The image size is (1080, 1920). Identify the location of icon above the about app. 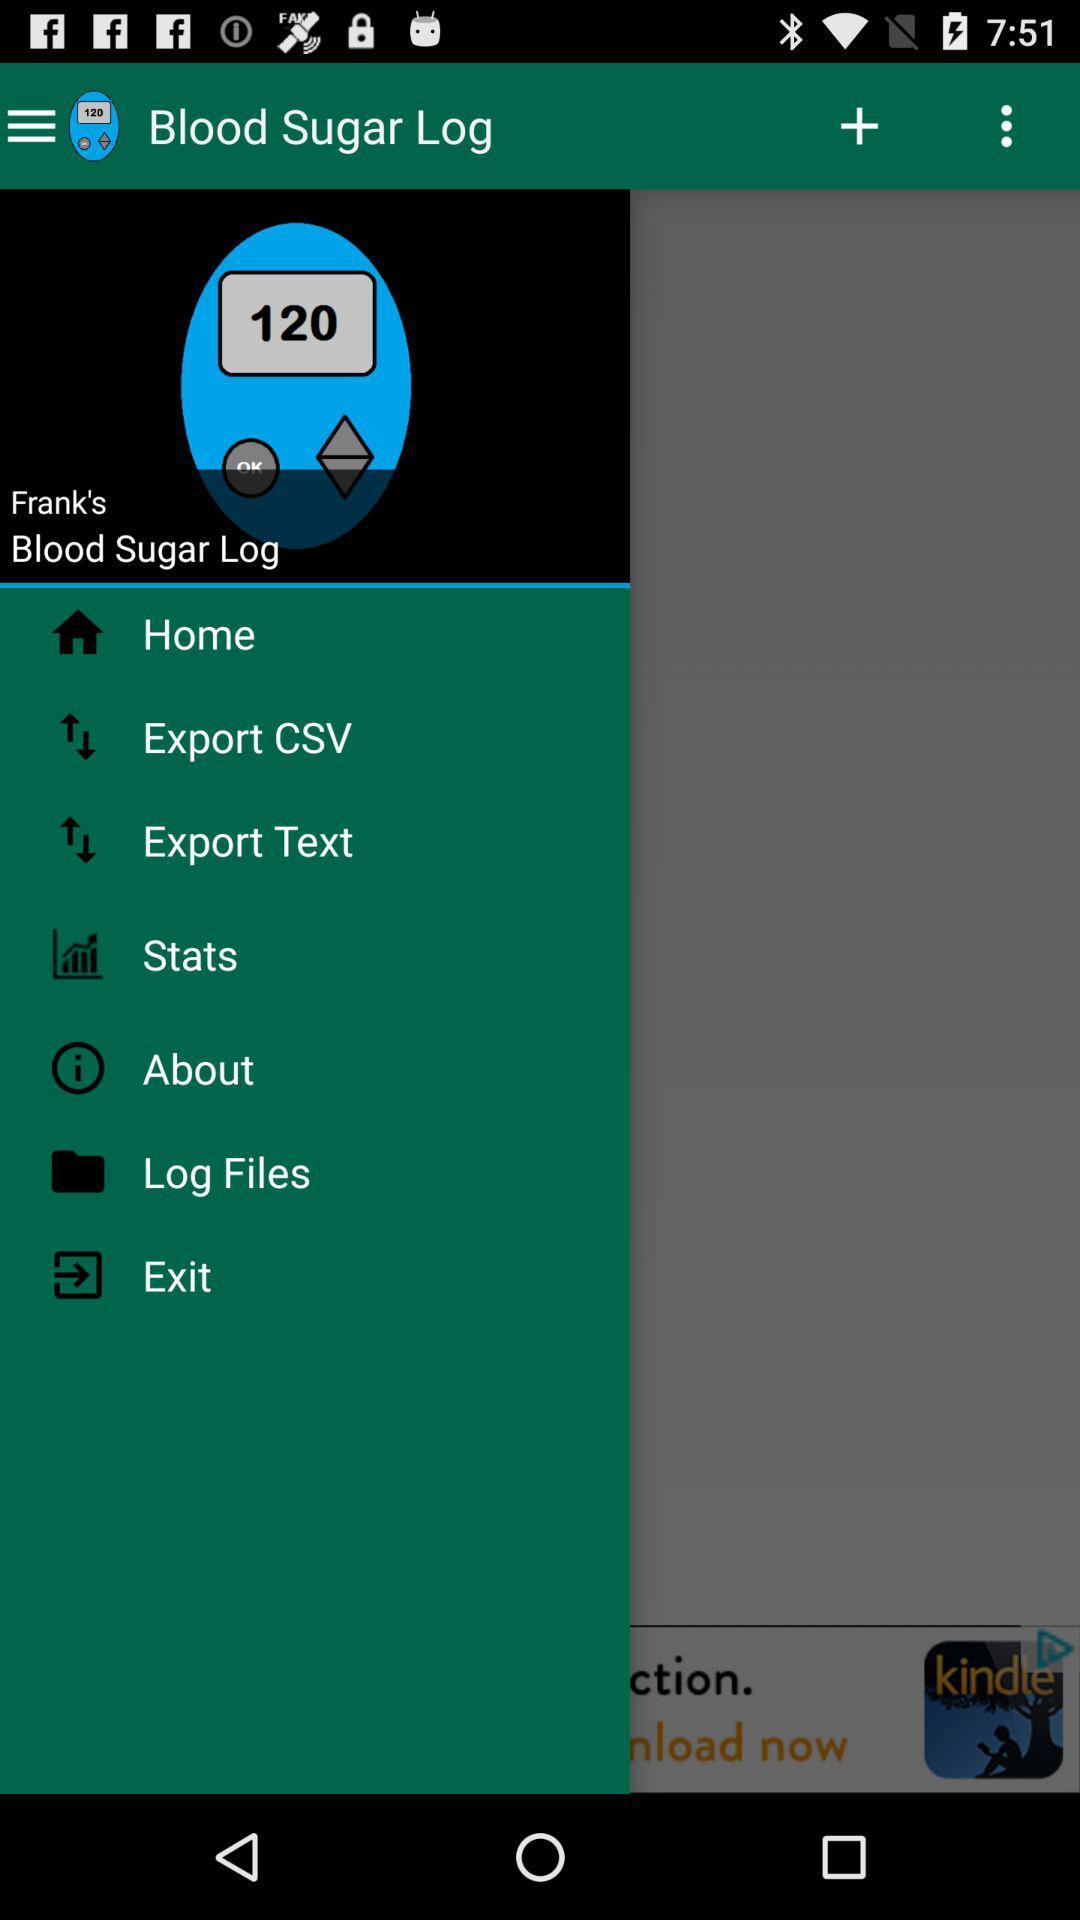
(242, 953).